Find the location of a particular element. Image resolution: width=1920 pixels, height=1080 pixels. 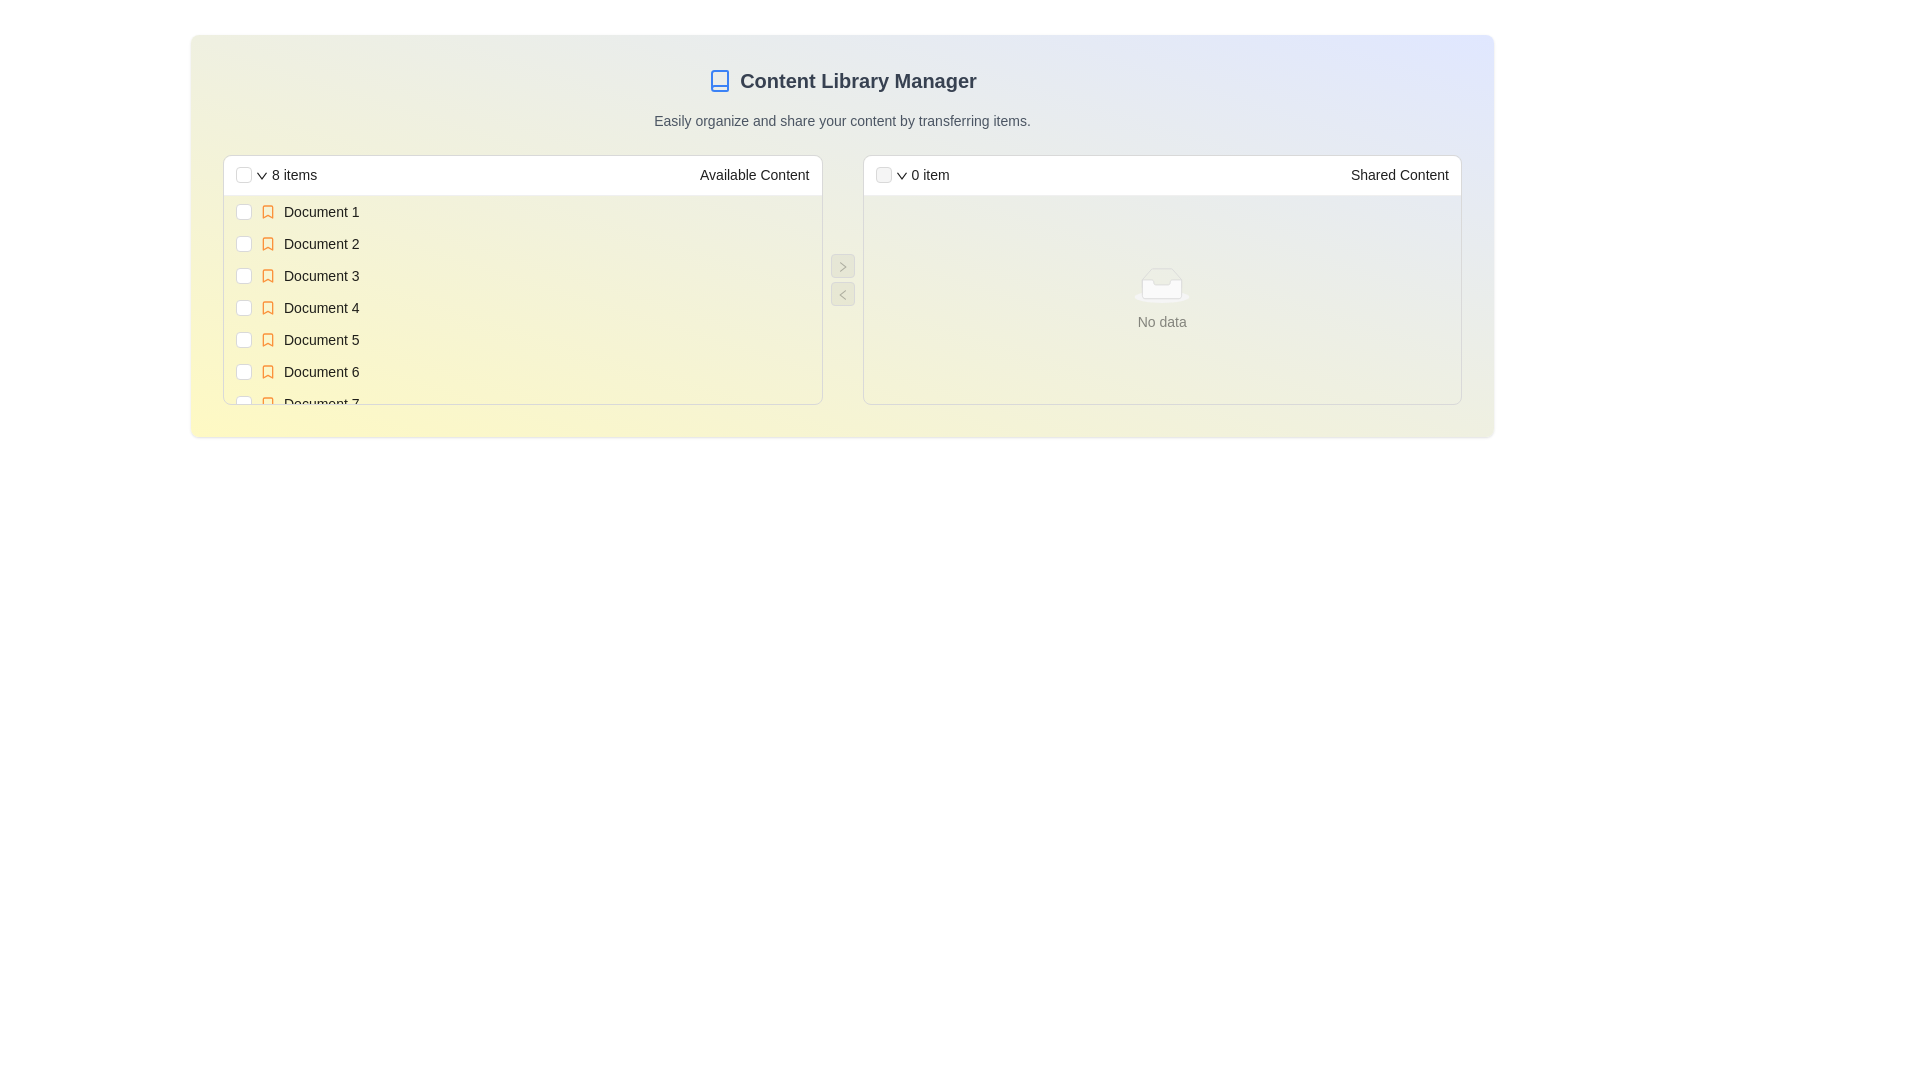

the checkbox located in the top-left corner of the 'Available Content' panel, allowing users to select or deselect all items is located at coordinates (243, 173).